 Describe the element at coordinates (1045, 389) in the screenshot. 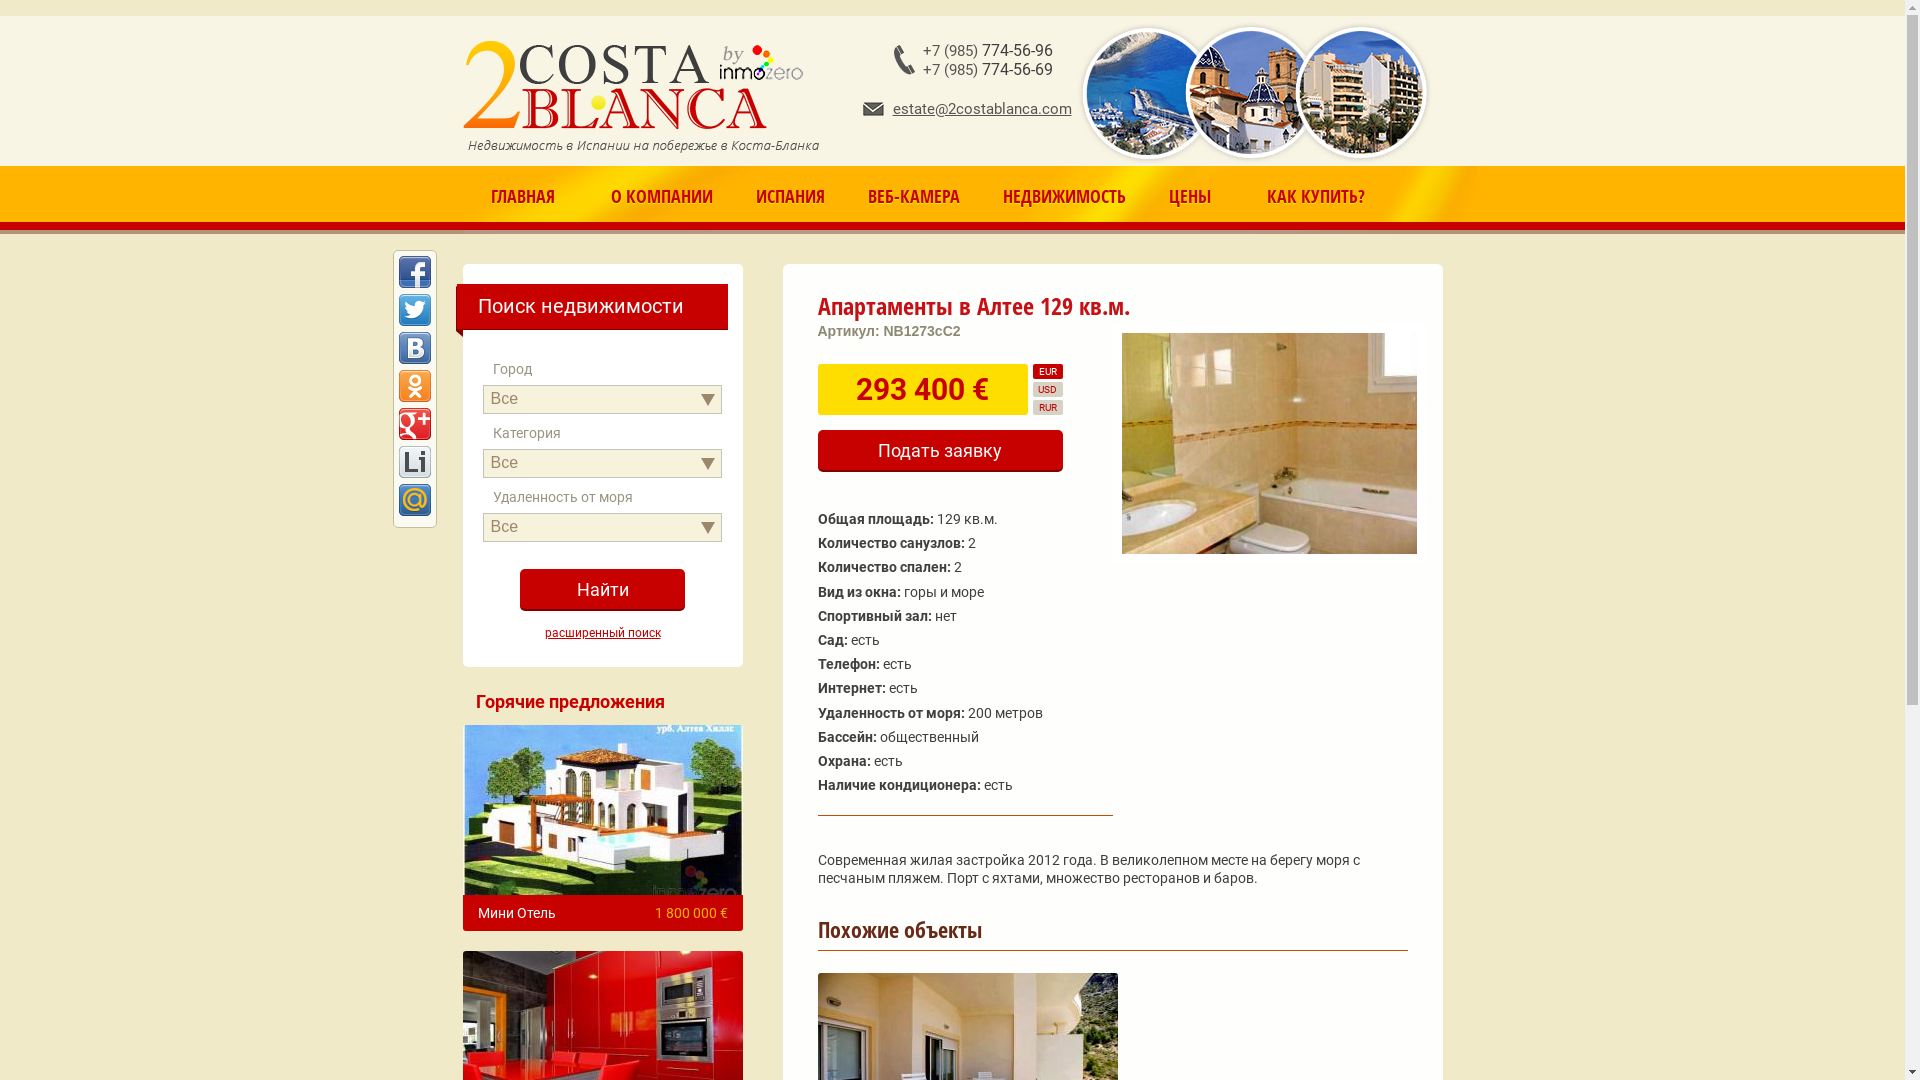

I see `'USD'` at that location.